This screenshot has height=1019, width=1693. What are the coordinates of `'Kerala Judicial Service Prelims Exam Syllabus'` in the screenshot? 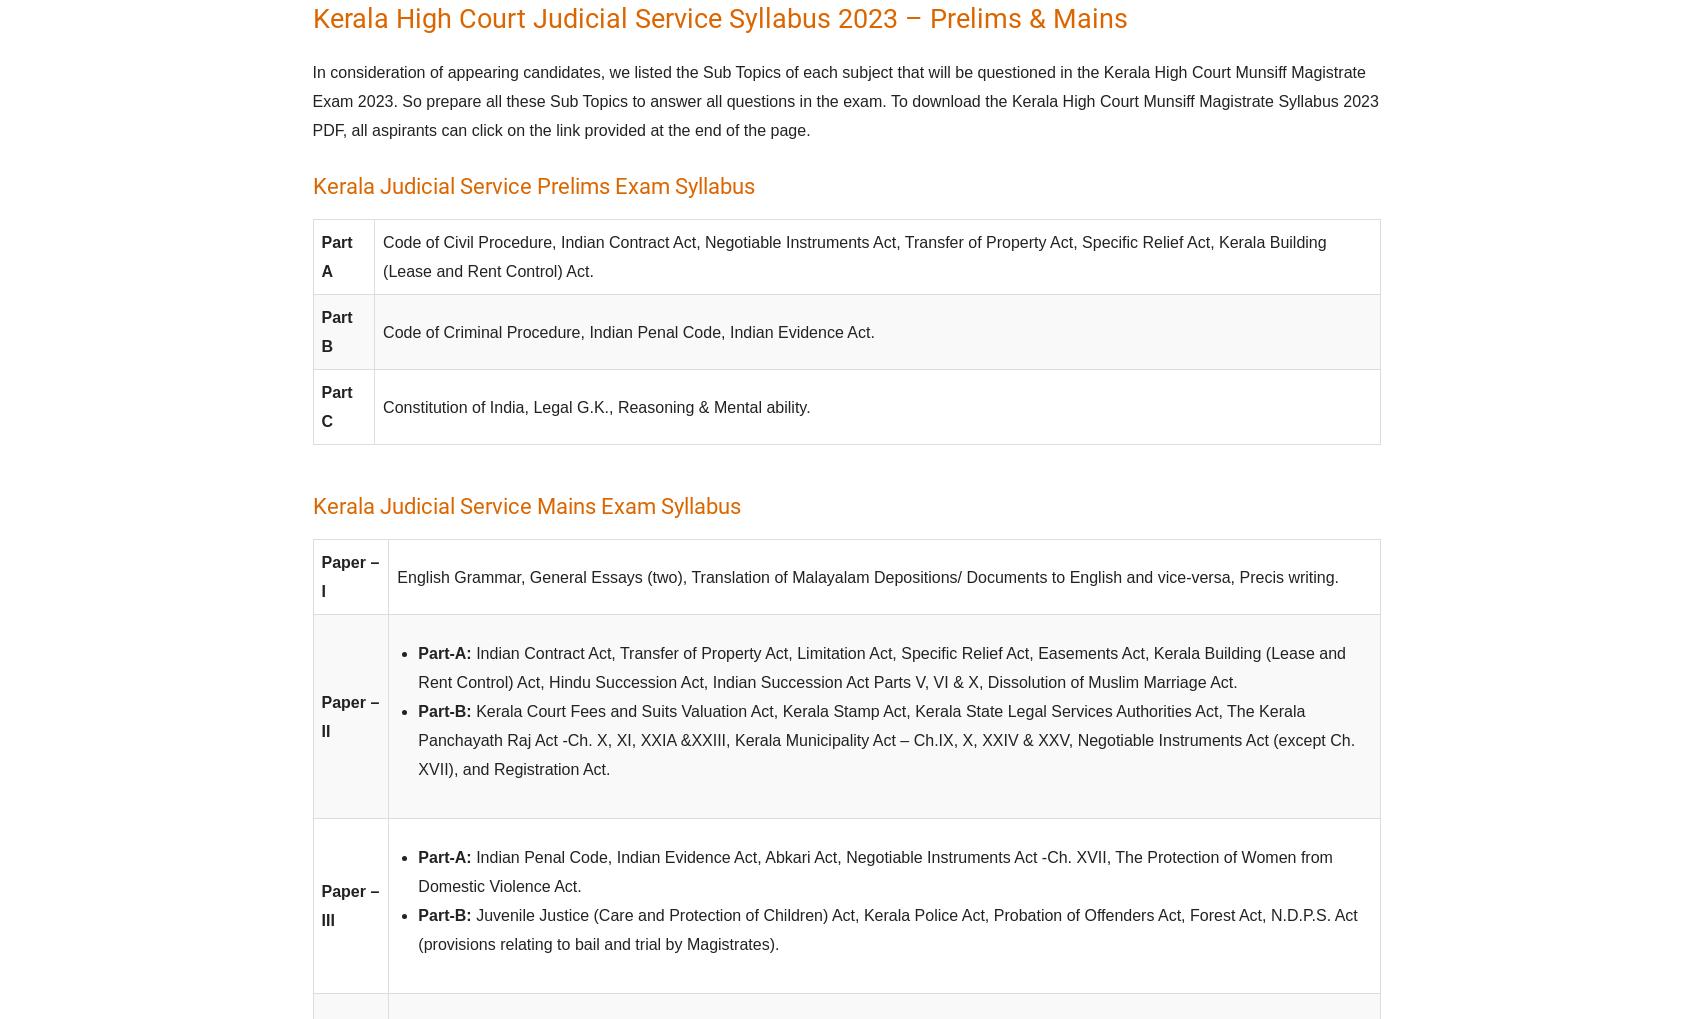 It's located at (311, 185).